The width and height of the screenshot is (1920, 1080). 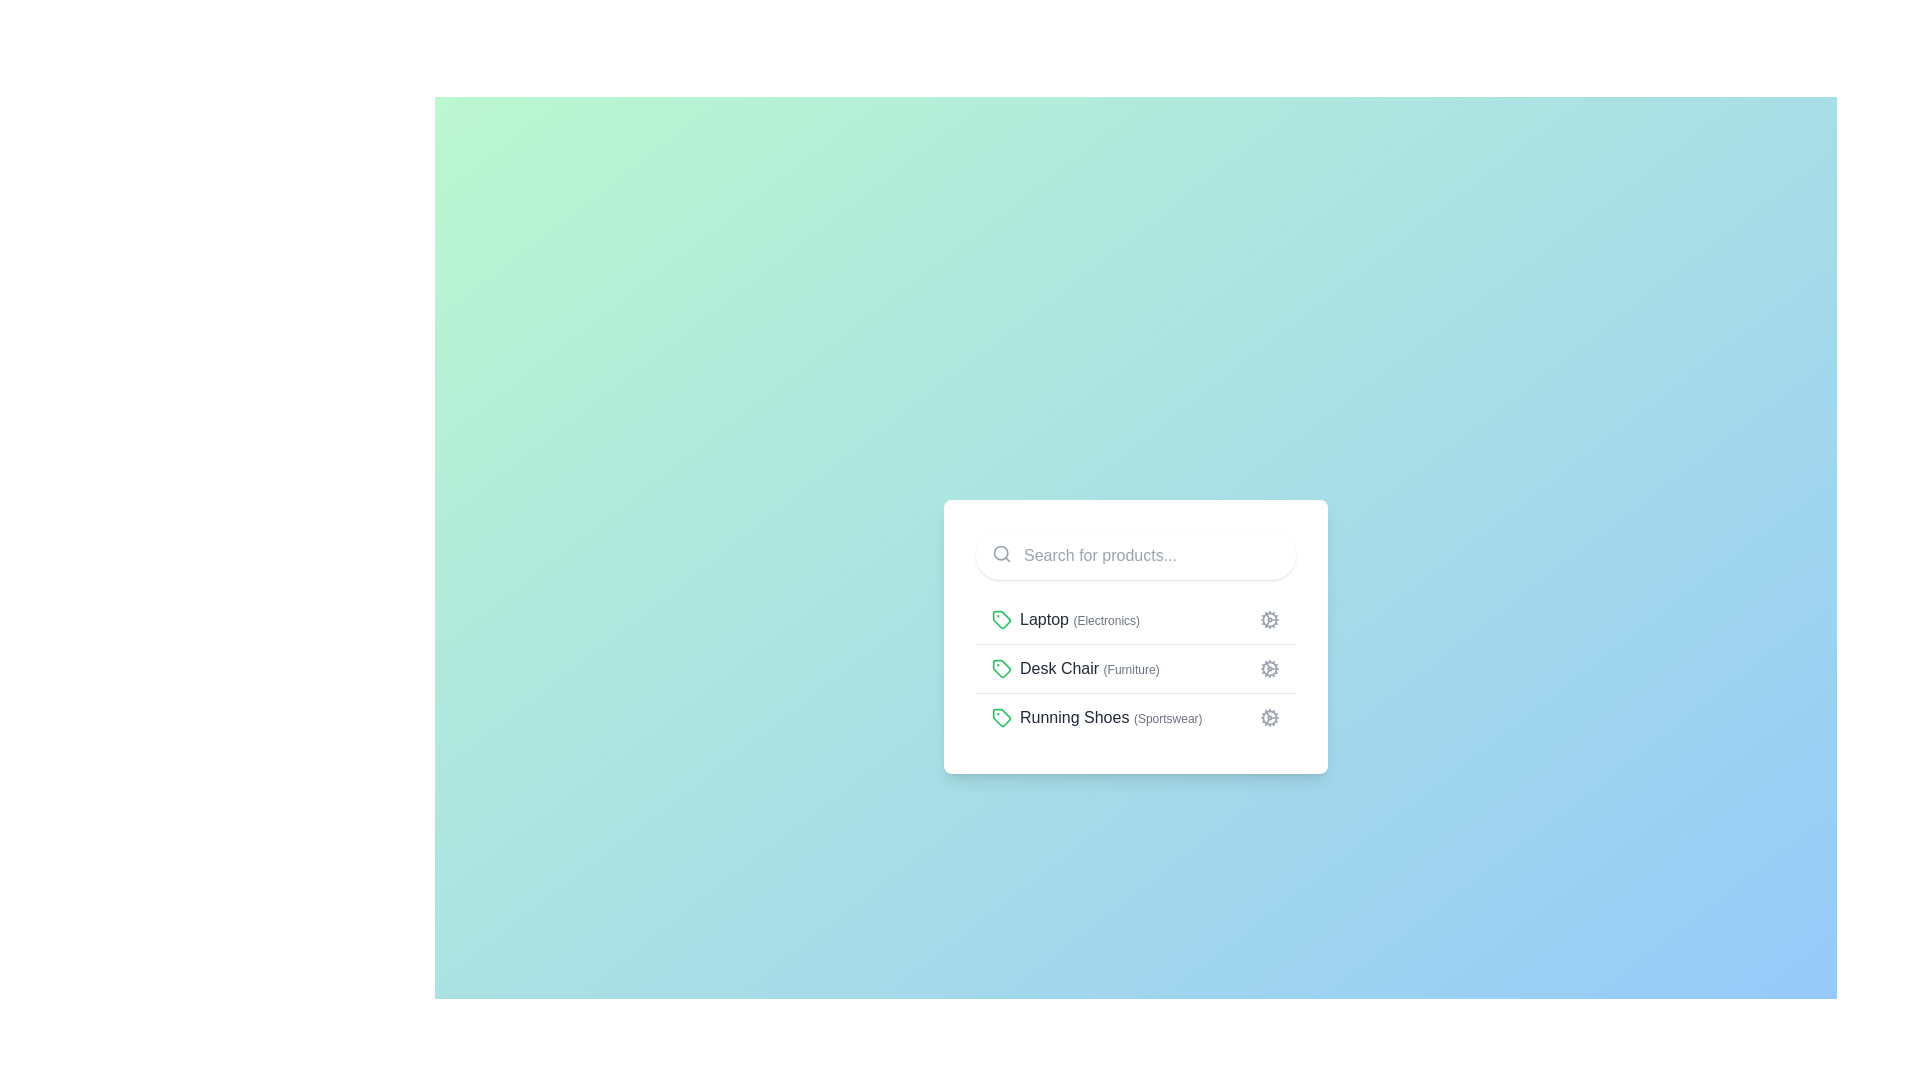 What do you see at coordinates (1002, 716) in the screenshot?
I see `the tag icon representing 'Running Shoes (Sportswear)', which is located to the left of the associated text in the bottom row of the vertical item list` at bounding box center [1002, 716].